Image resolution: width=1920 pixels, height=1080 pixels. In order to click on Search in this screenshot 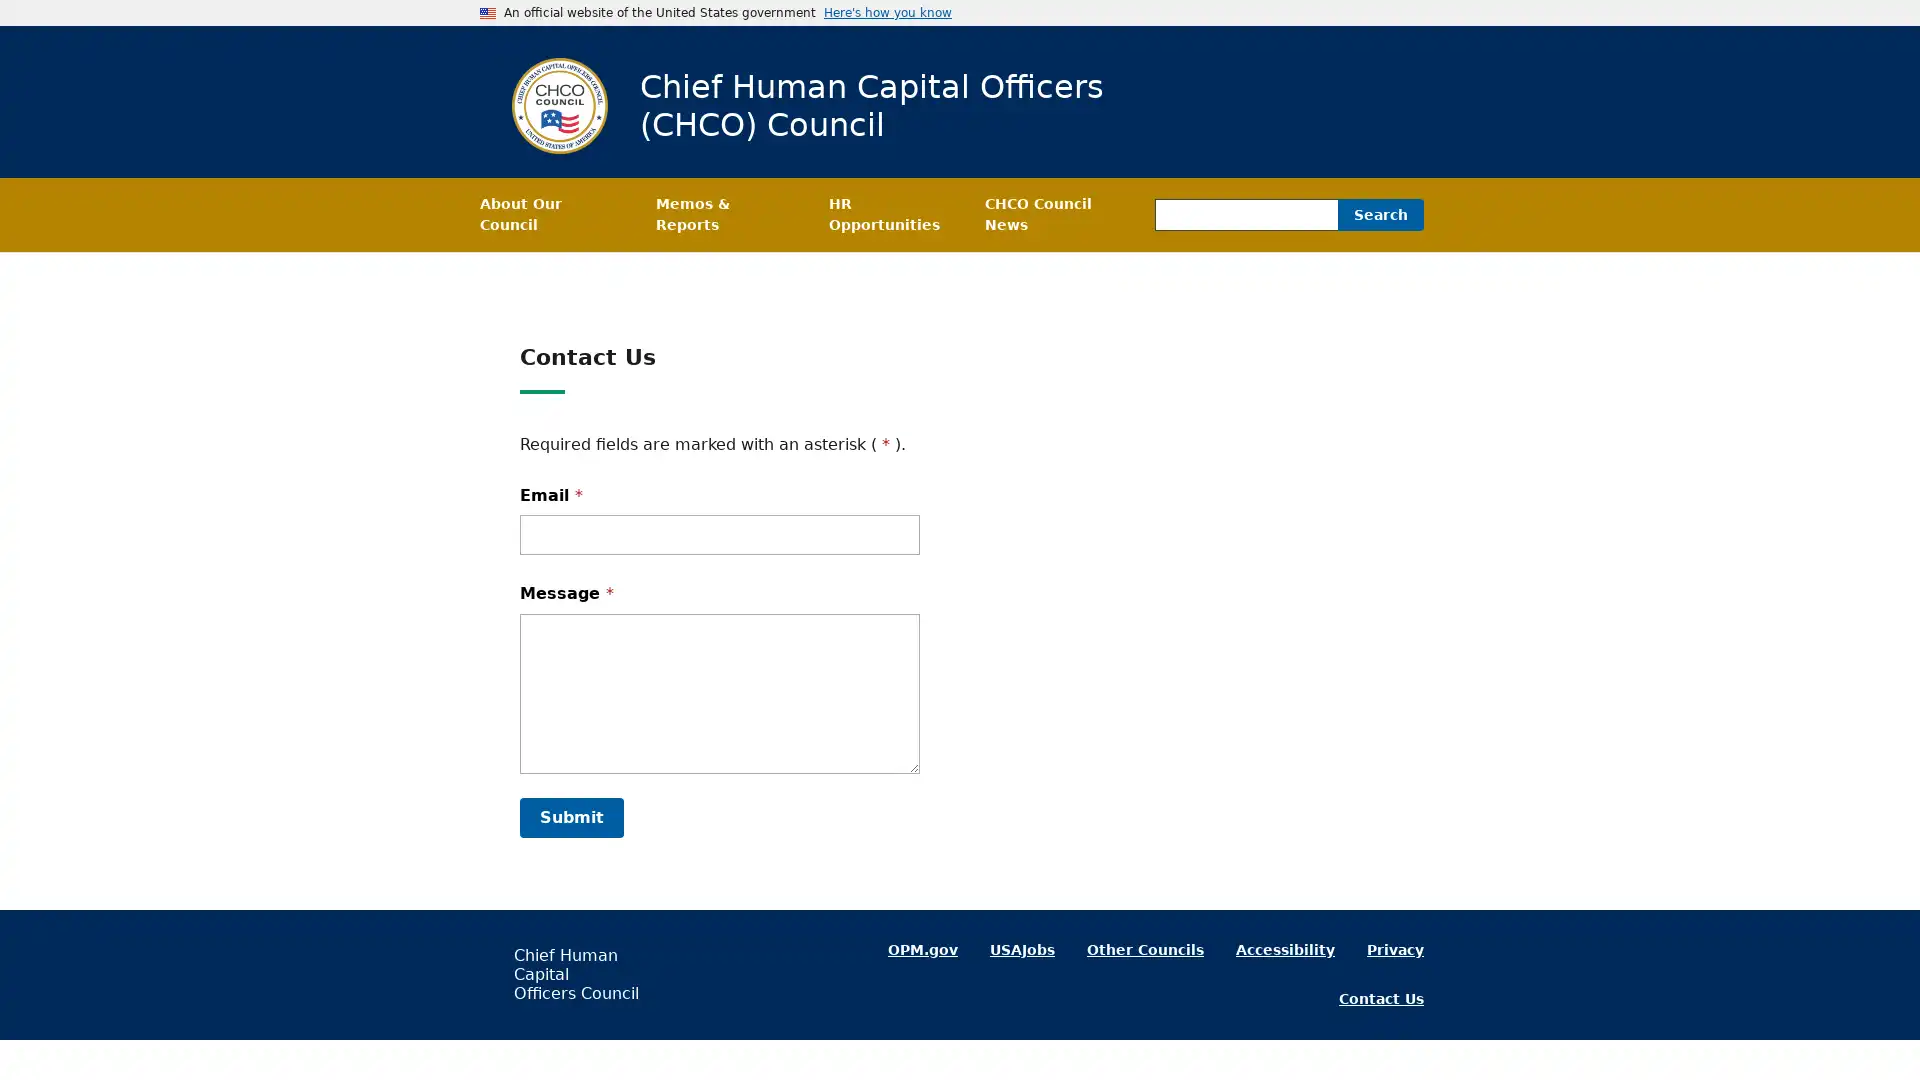, I will do `click(1380, 215)`.